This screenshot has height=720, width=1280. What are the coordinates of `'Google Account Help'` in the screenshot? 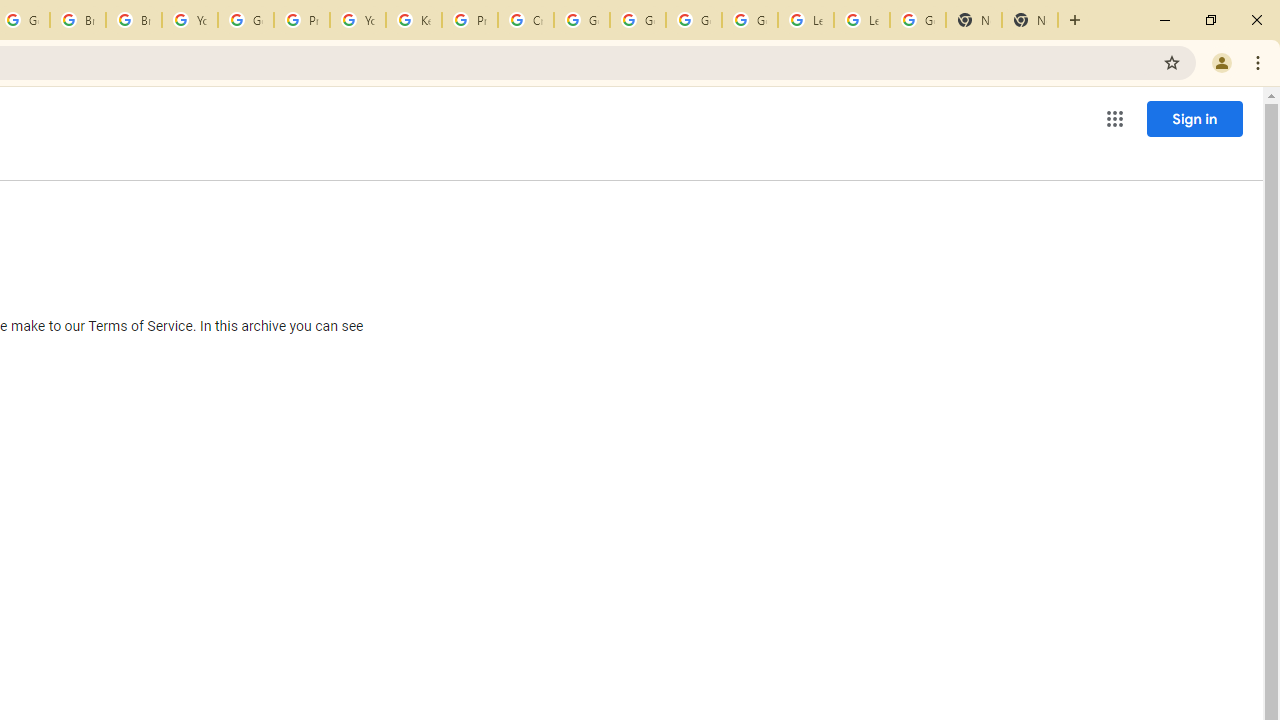 It's located at (749, 20).